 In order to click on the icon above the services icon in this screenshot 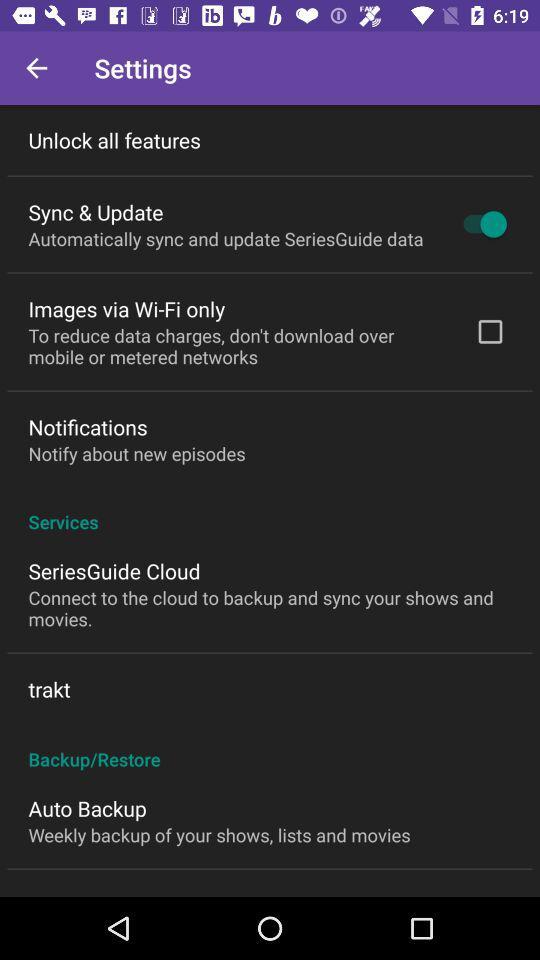, I will do `click(489, 331)`.